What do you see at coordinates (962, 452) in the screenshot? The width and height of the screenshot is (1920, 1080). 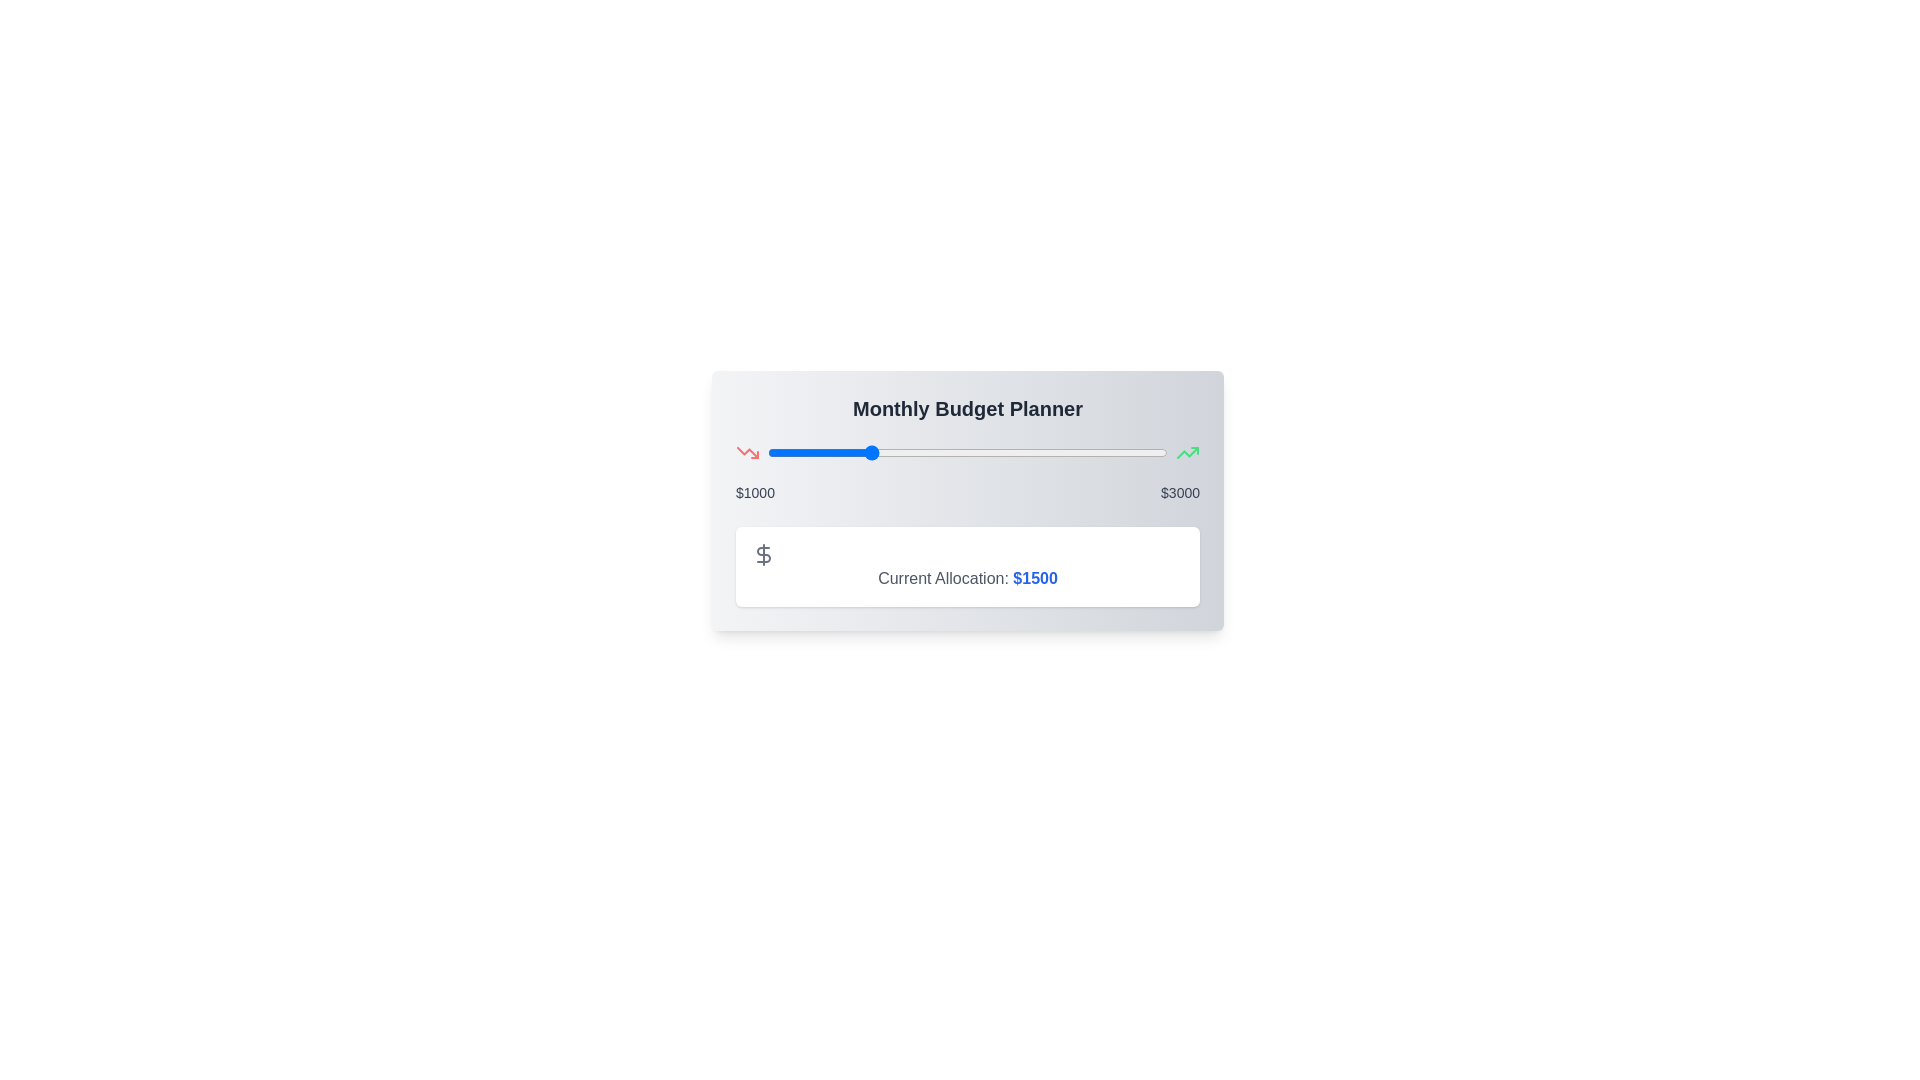 I see `the slider to set the budget allocation to 1974 dollars` at bounding box center [962, 452].